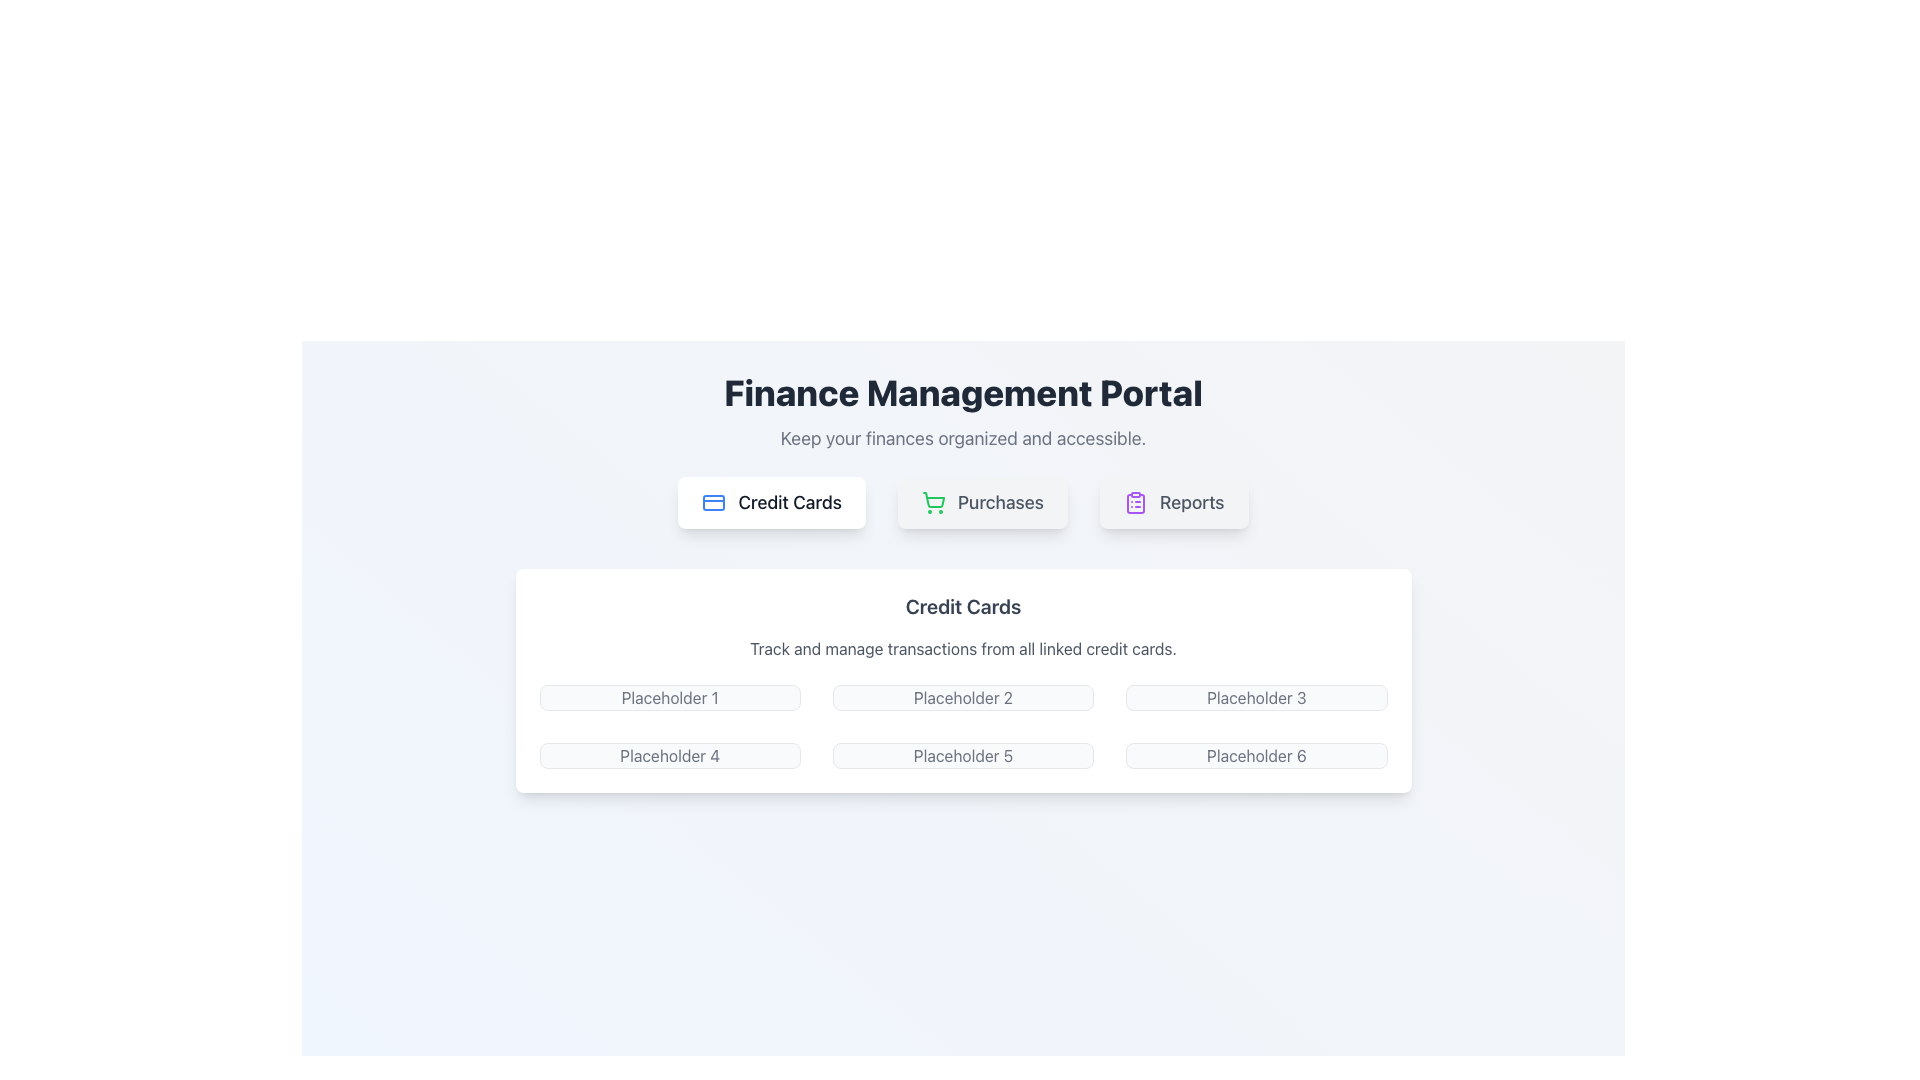 The height and width of the screenshot is (1080, 1920). I want to click on the text label displaying 'Placeholder 2', which is styled in gray font and located in the 'Credit Cards' section, between 'Placeholder 1' and 'Placeholder 3', so click(963, 697).